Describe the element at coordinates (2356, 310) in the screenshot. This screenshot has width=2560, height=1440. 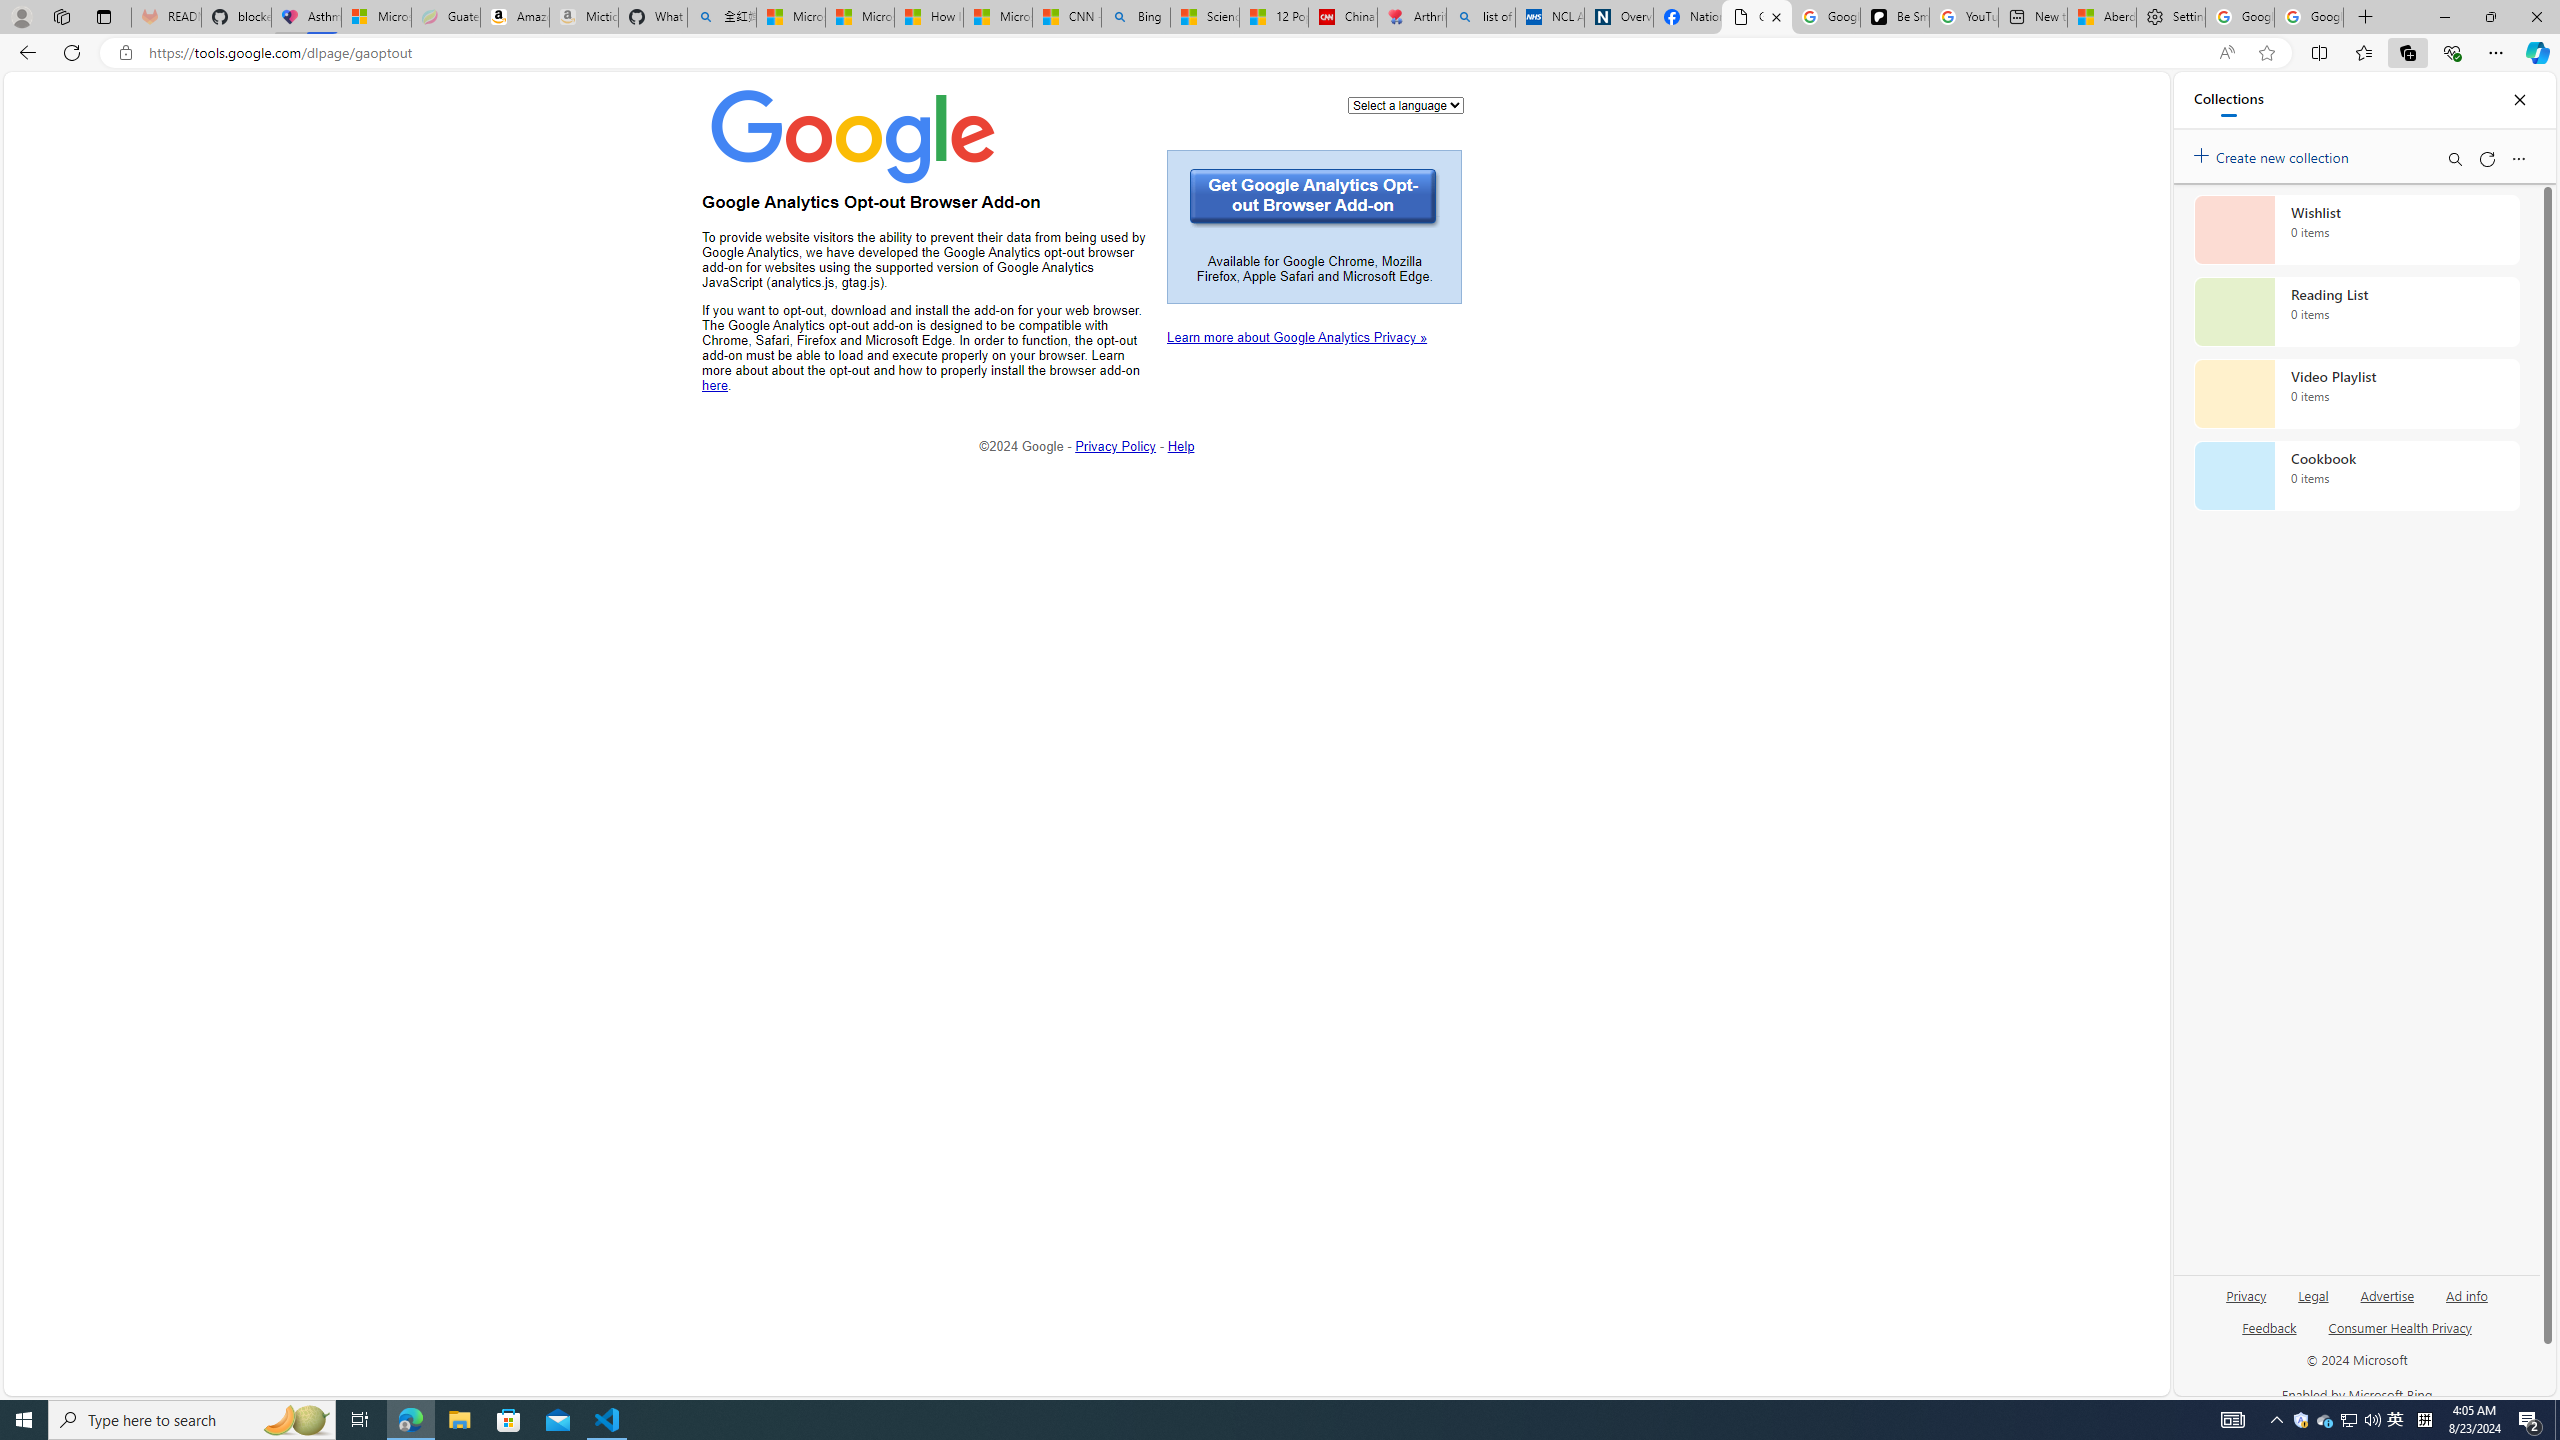
I see `'Reading List collection, 0 items'` at that location.